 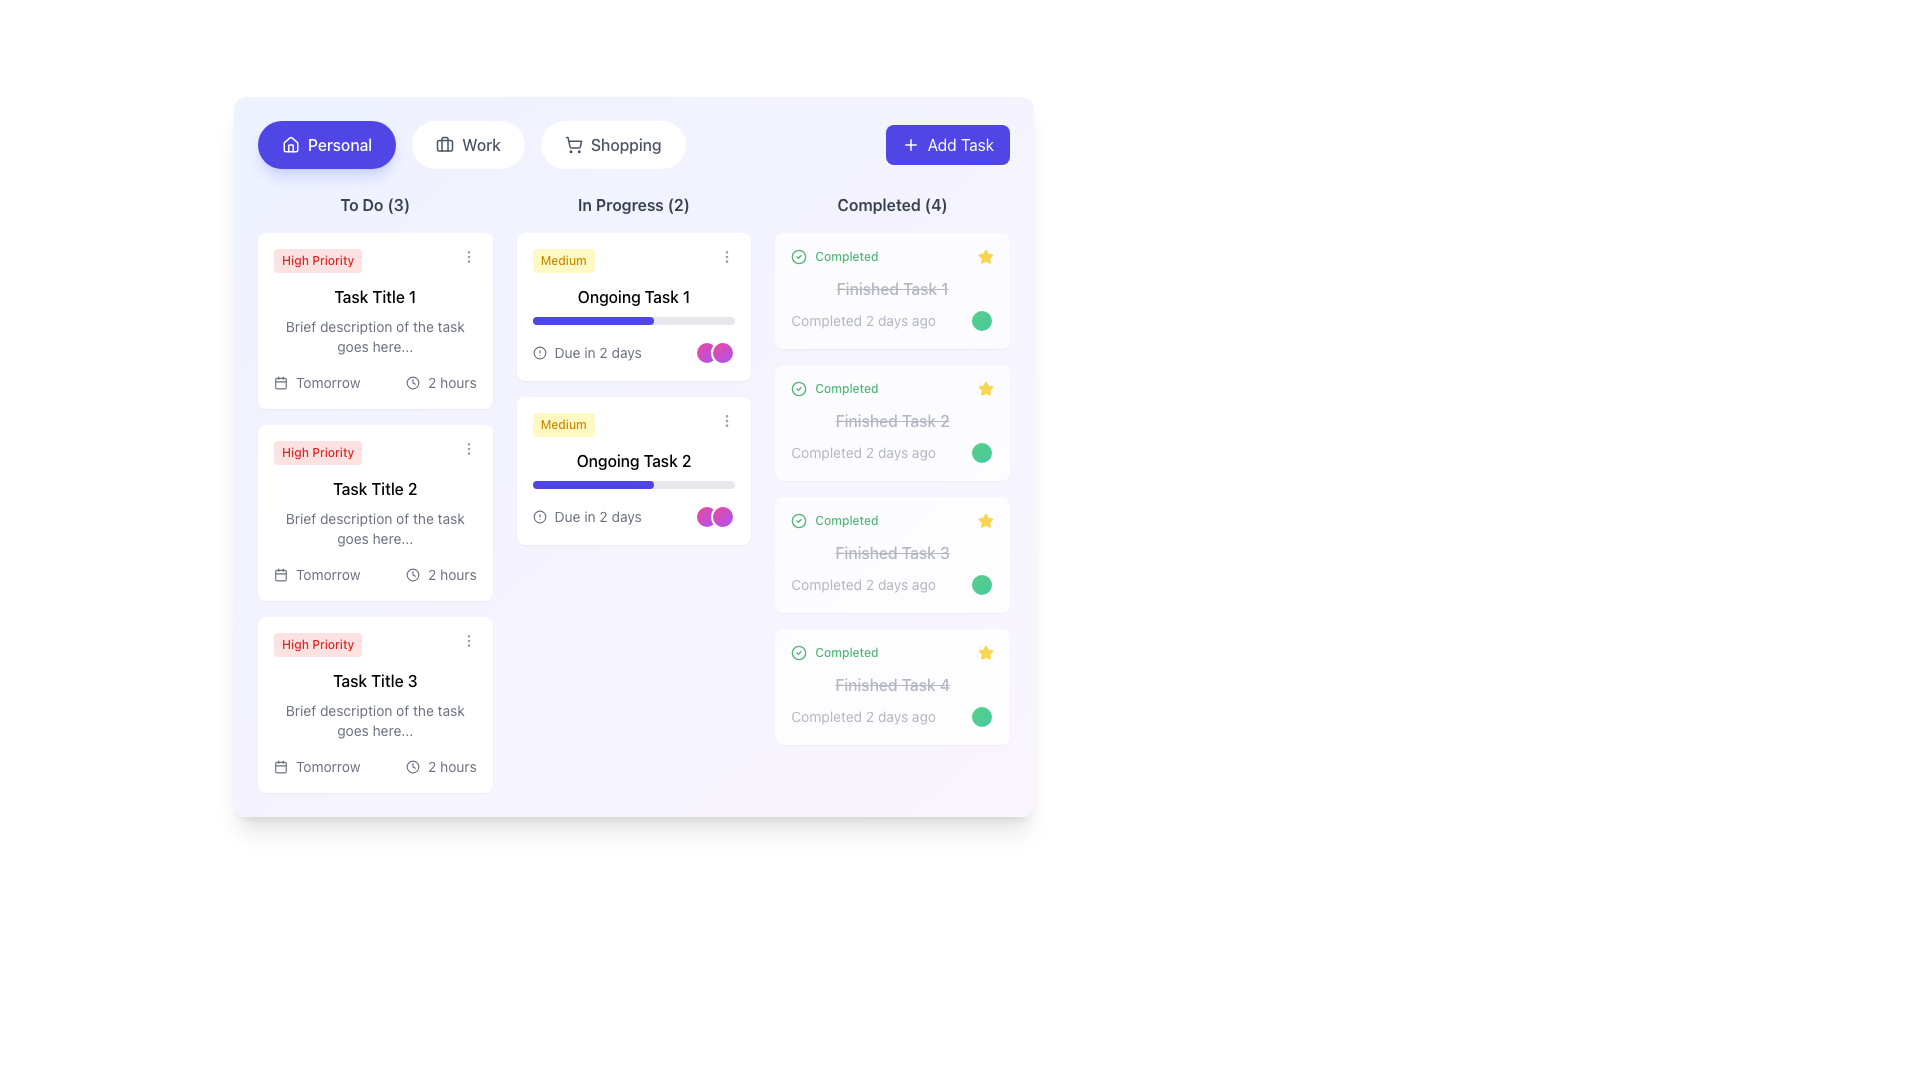 I want to click on the status indicator text label located in the 'Completed (4)' section within the card labeled 'Finished Task 3', at the bottom-right corner of the main content area, so click(x=863, y=585).